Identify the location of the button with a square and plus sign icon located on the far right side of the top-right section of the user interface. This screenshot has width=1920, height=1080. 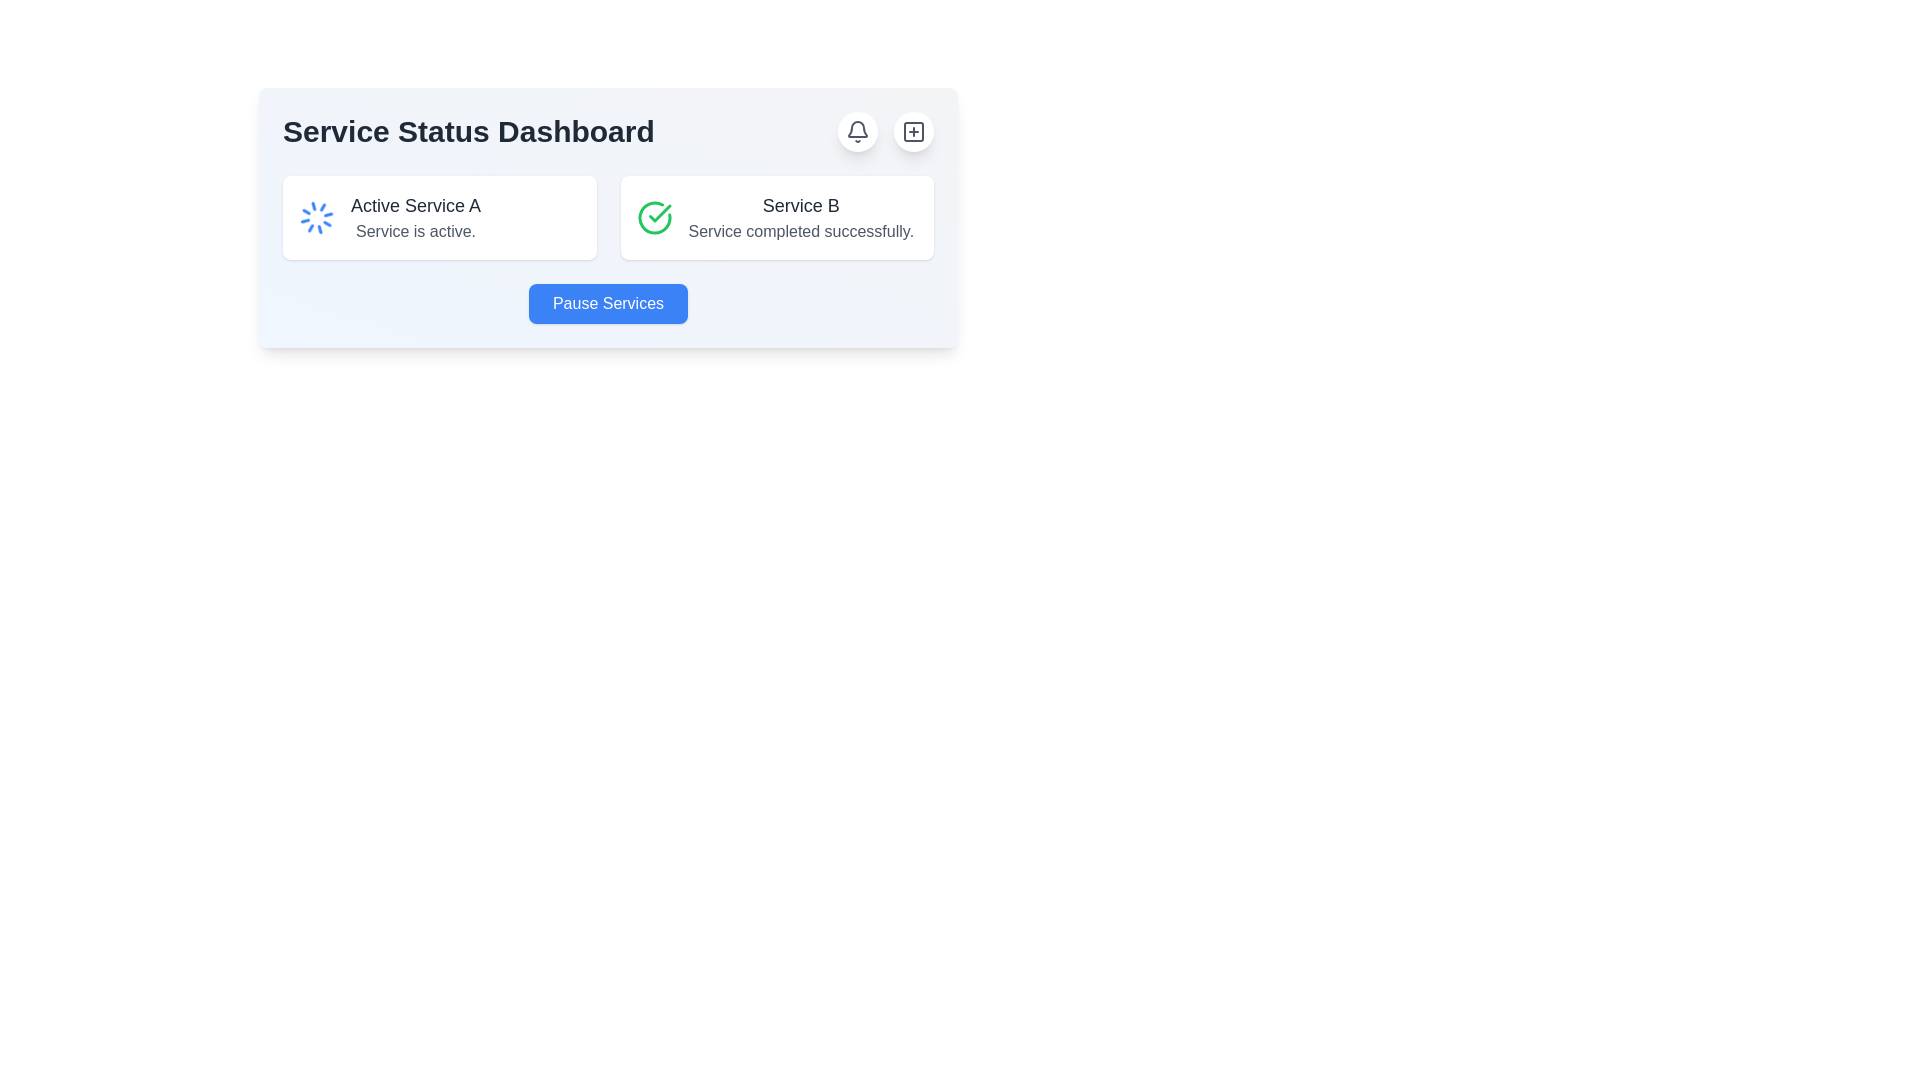
(912, 131).